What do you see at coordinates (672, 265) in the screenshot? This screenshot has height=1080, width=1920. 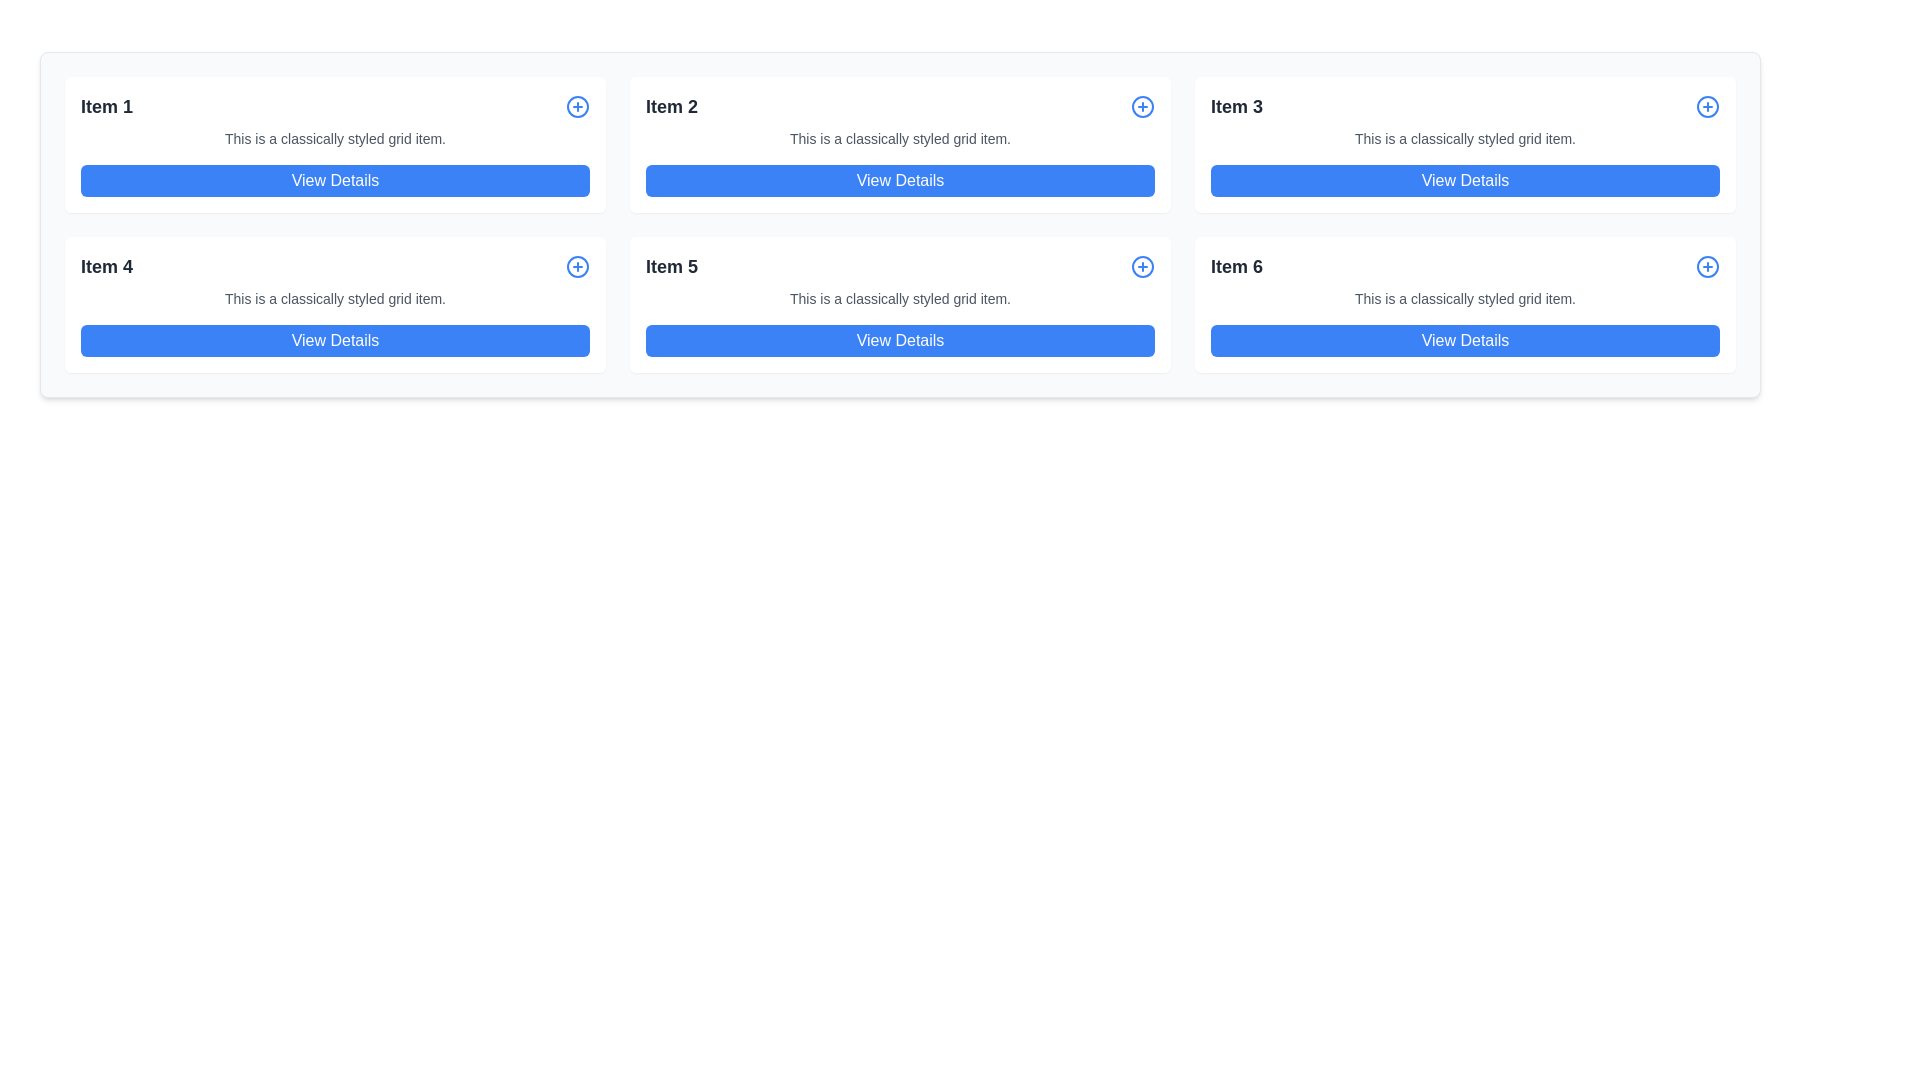 I see `the text label that indicates the name or title of the item represented by the fifth card in the middle row, second column of the grid layout` at bounding box center [672, 265].